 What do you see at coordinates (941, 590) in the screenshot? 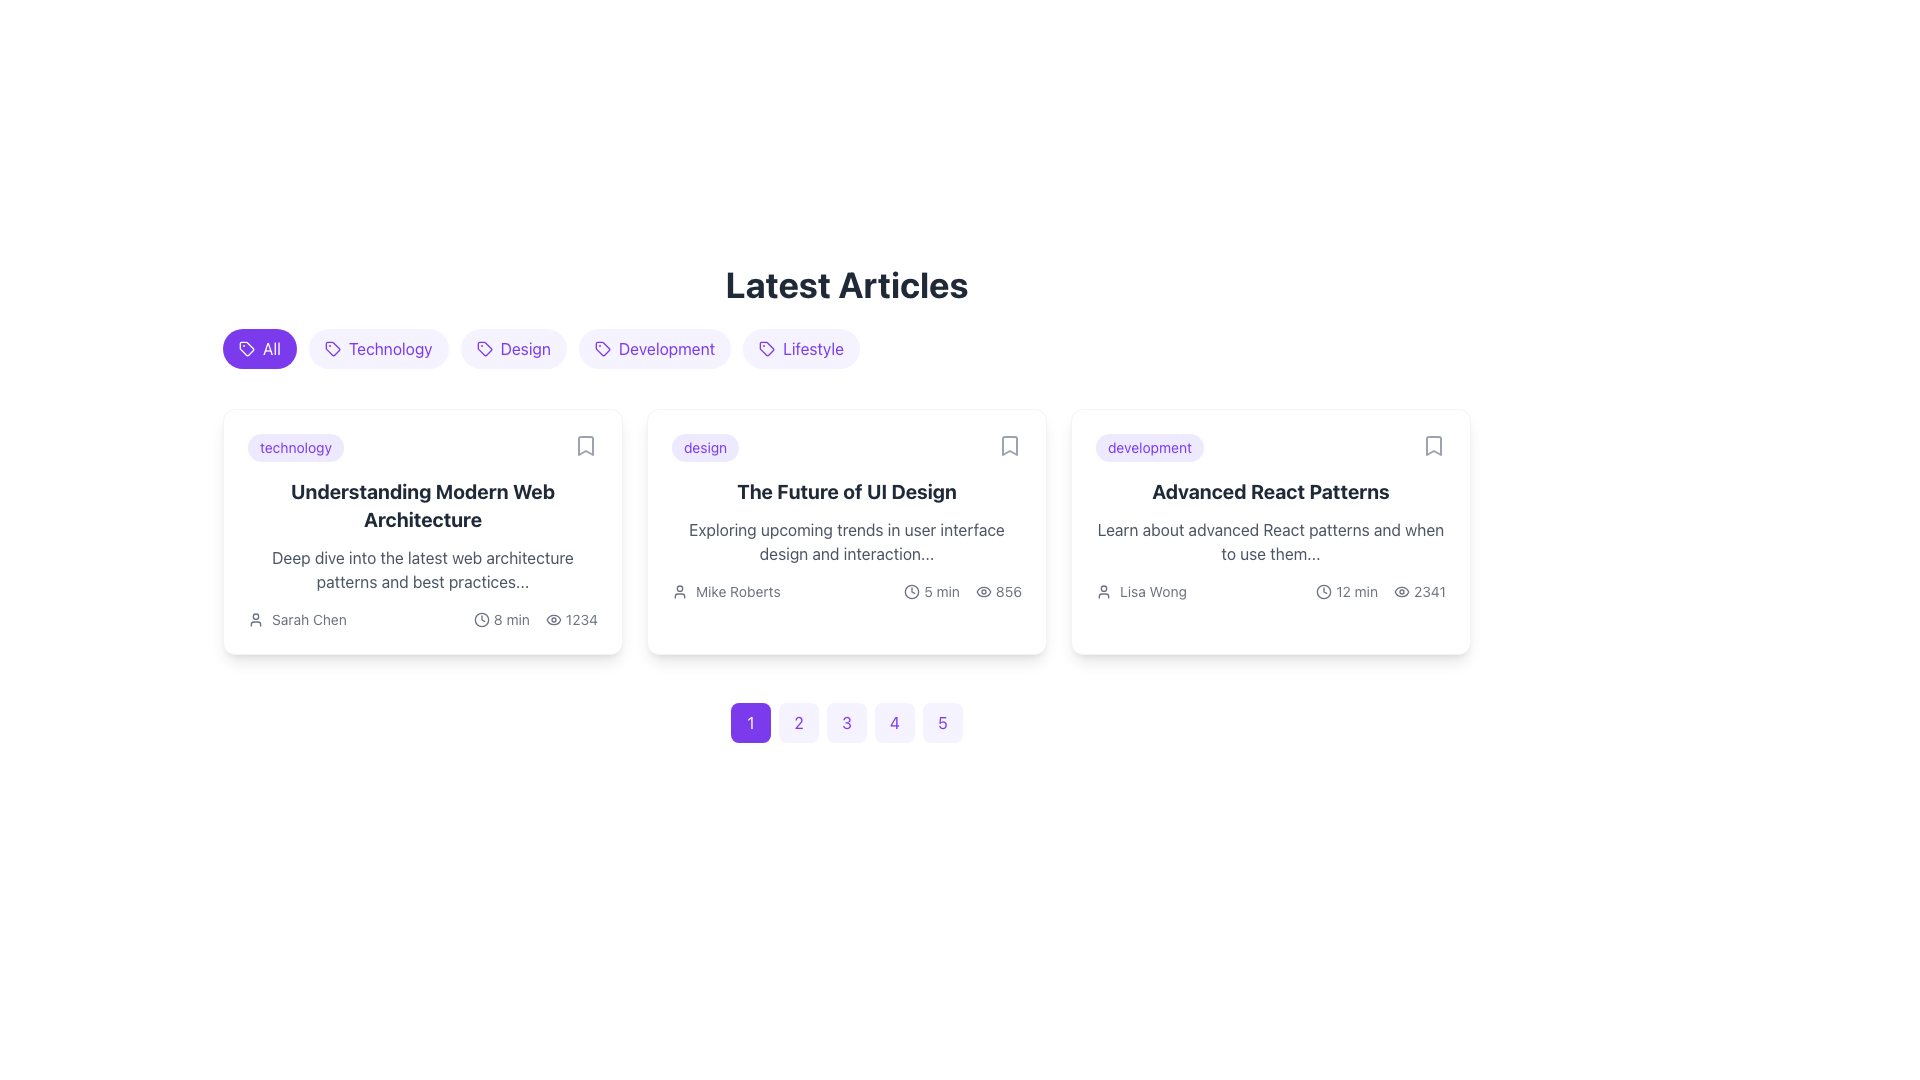
I see `the static text label that displays the estimated reading time for the article 'The Future of UI Design', which is positioned below the author's name and to the right of a clock icon` at bounding box center [941, 590].